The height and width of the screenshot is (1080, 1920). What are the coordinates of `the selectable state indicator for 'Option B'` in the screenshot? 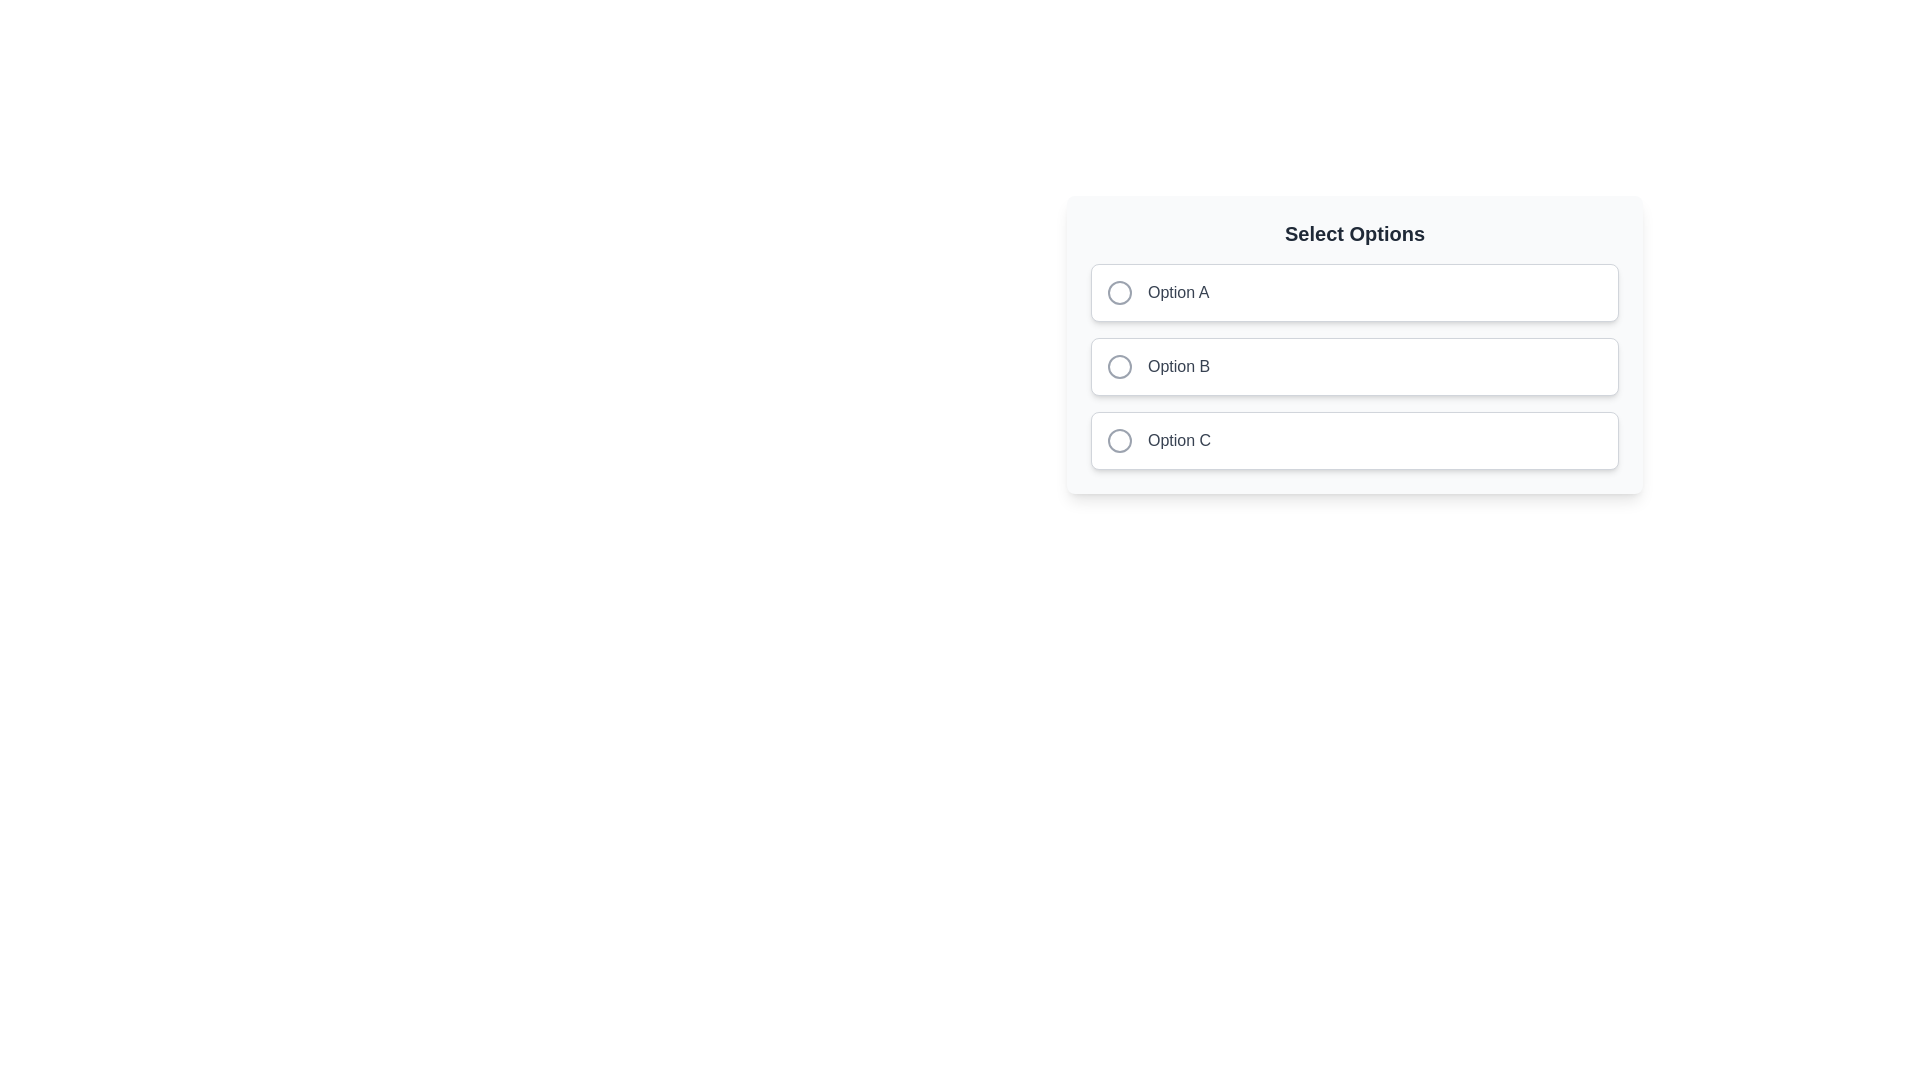 It's located at (1118, 366).